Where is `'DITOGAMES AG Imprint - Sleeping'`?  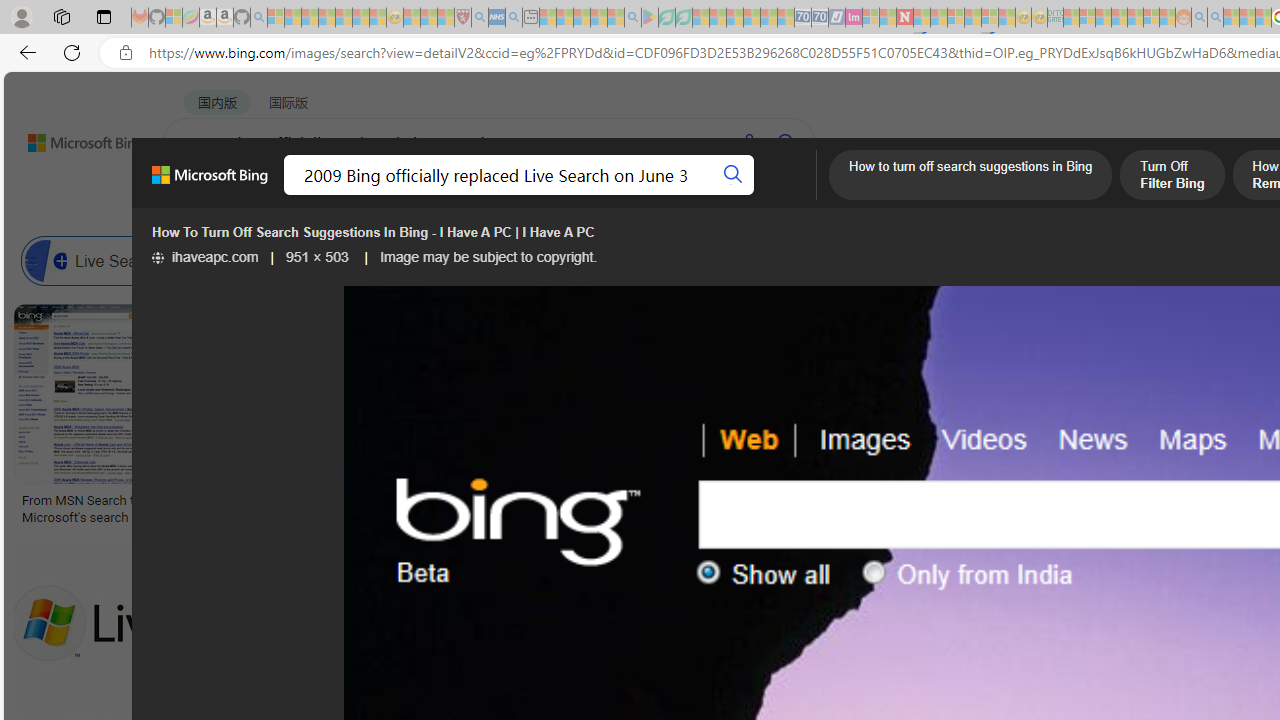 'DITOGAMES AG Imprint - Sleeping' is located at coordinates (1055, 17).